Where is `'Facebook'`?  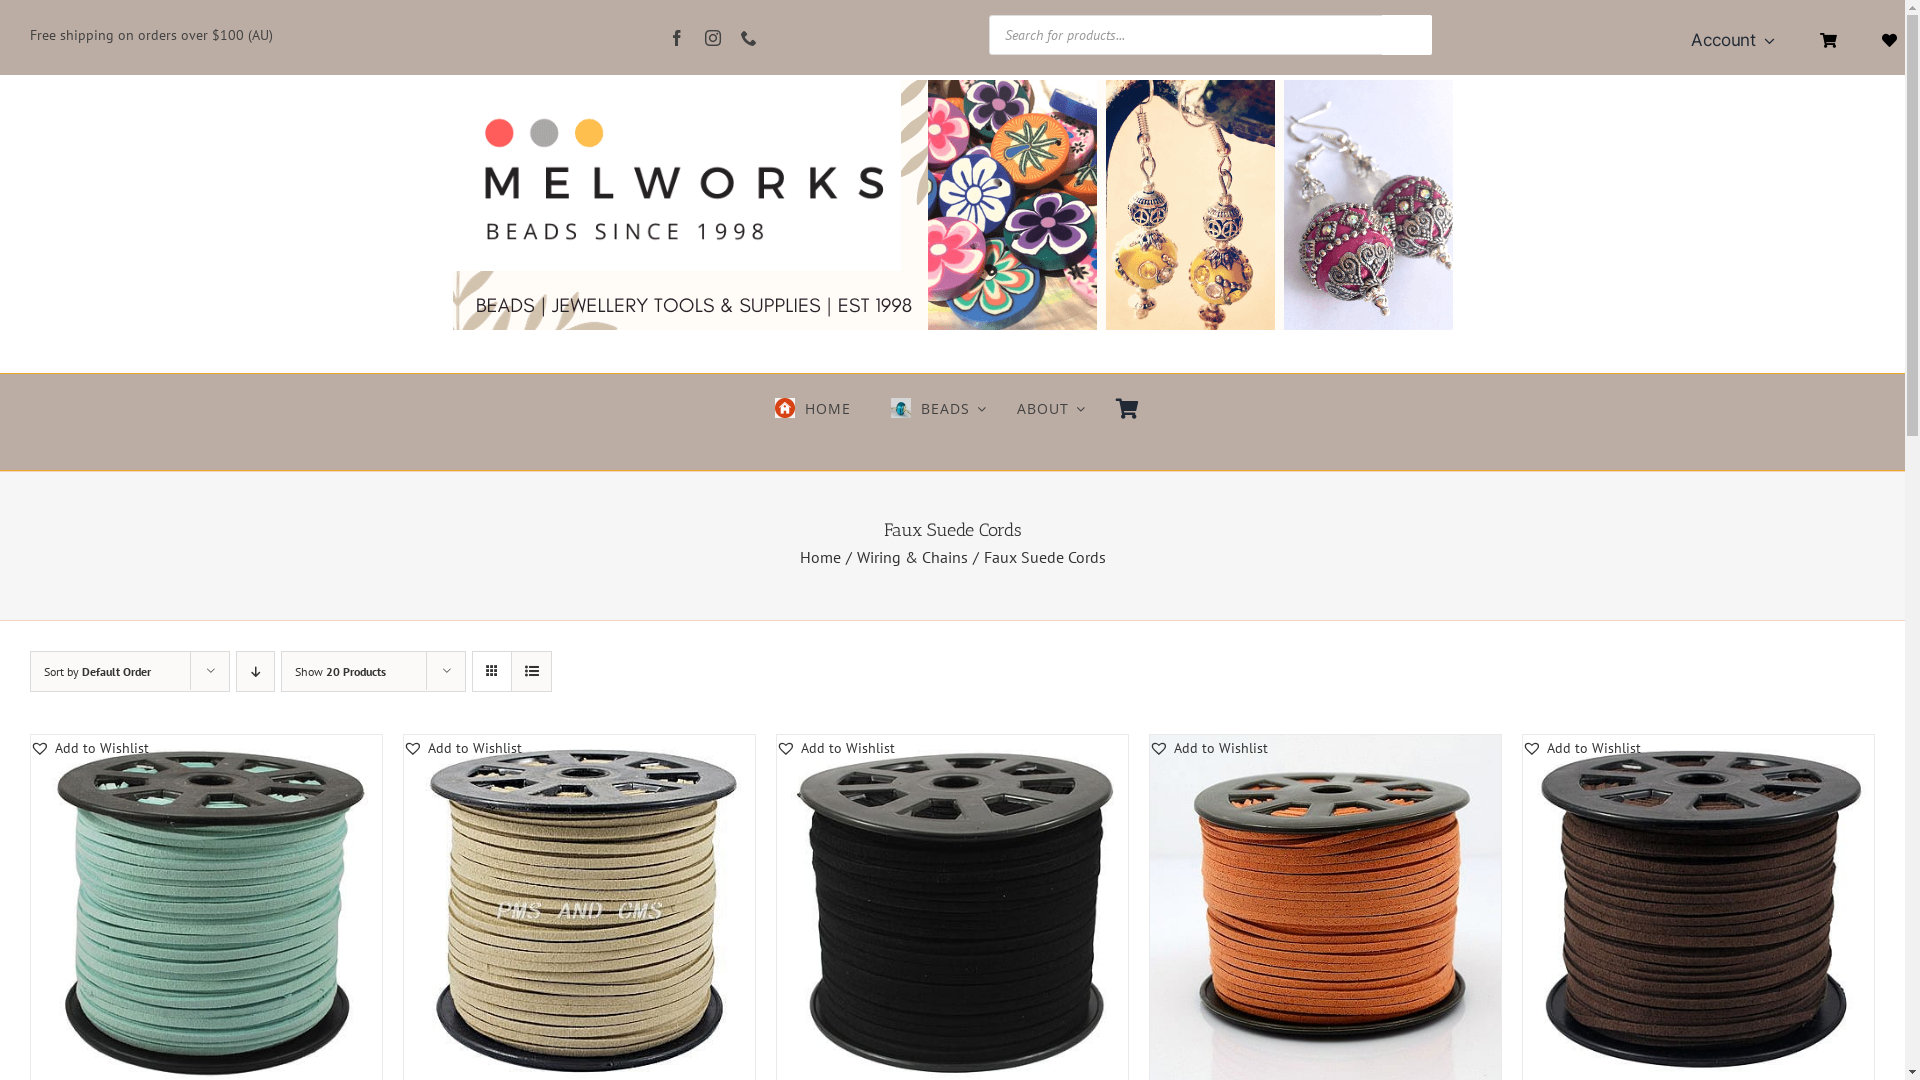 'Facebook' is located at coordinates (676, 38).